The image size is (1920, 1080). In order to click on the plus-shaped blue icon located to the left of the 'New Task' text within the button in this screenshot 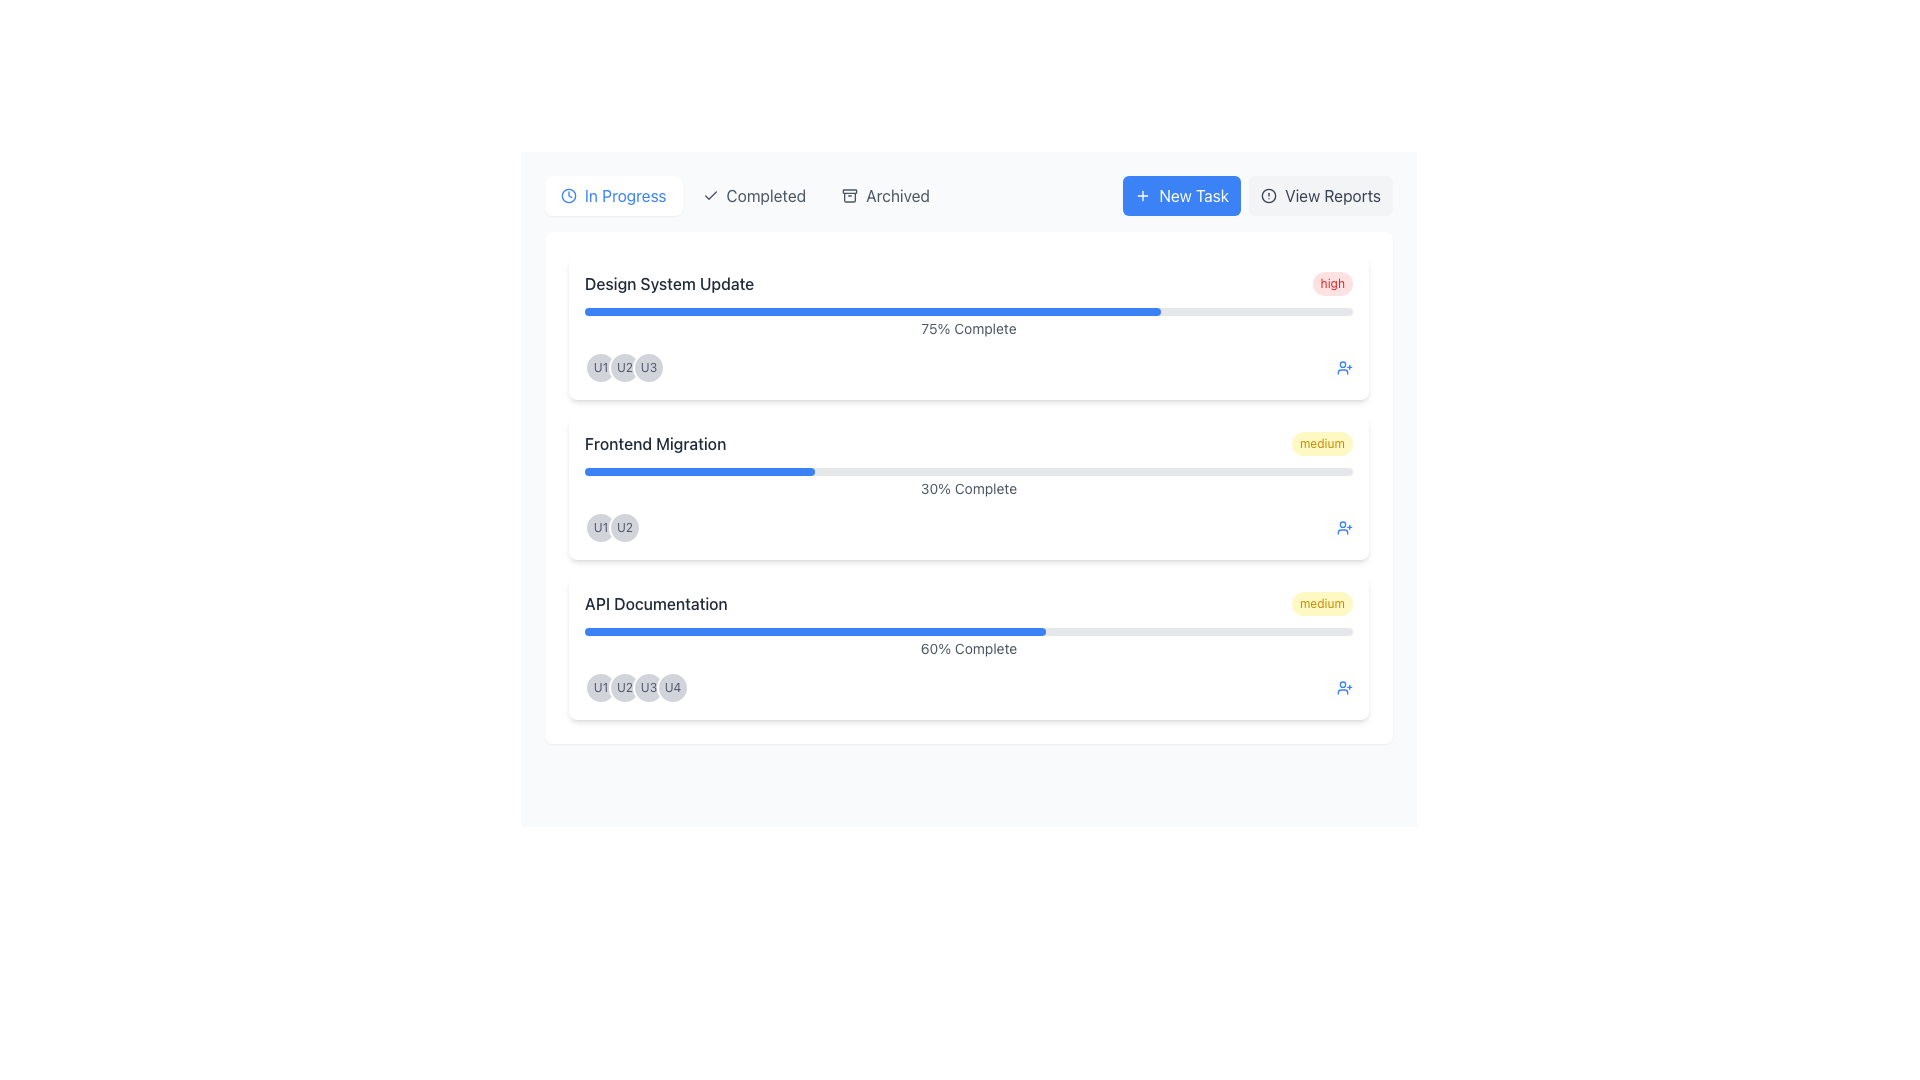, I will do `click(1143, 196)`.